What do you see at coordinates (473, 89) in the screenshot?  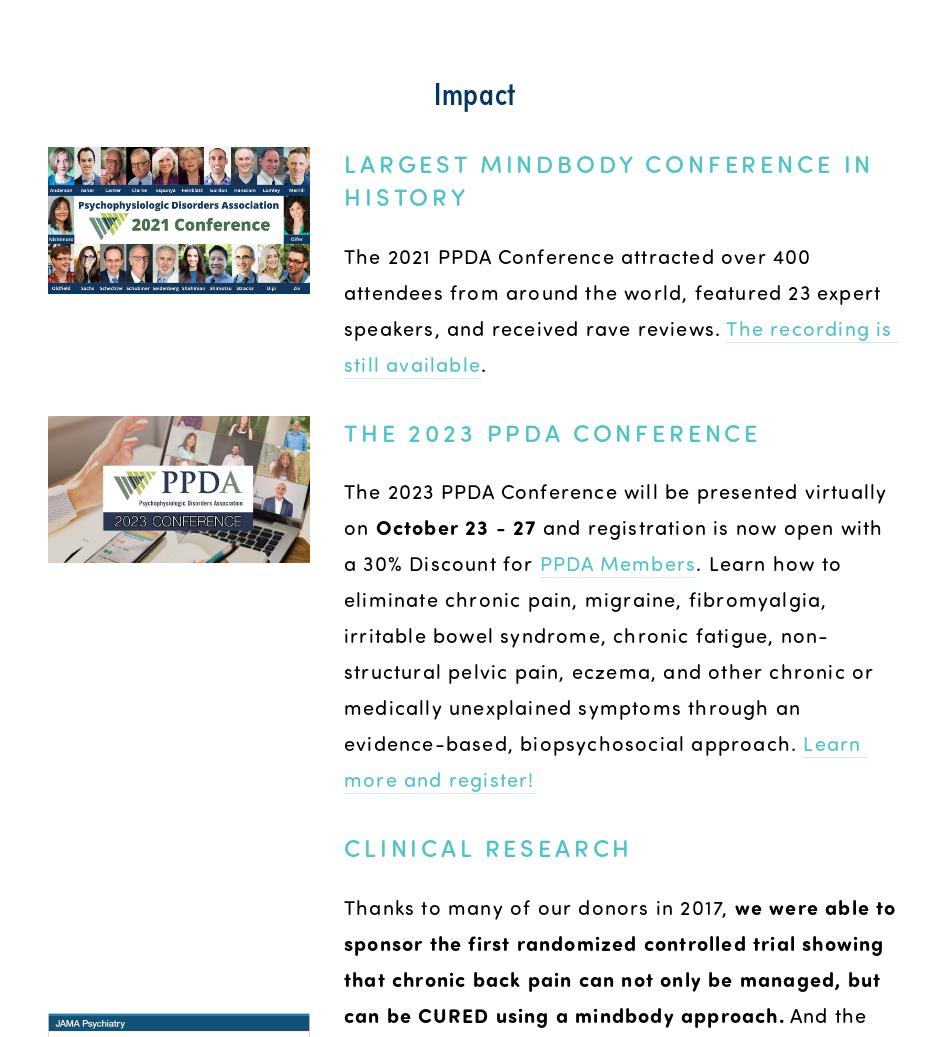 I see `'Impact'` at bounding box center [473, 89].